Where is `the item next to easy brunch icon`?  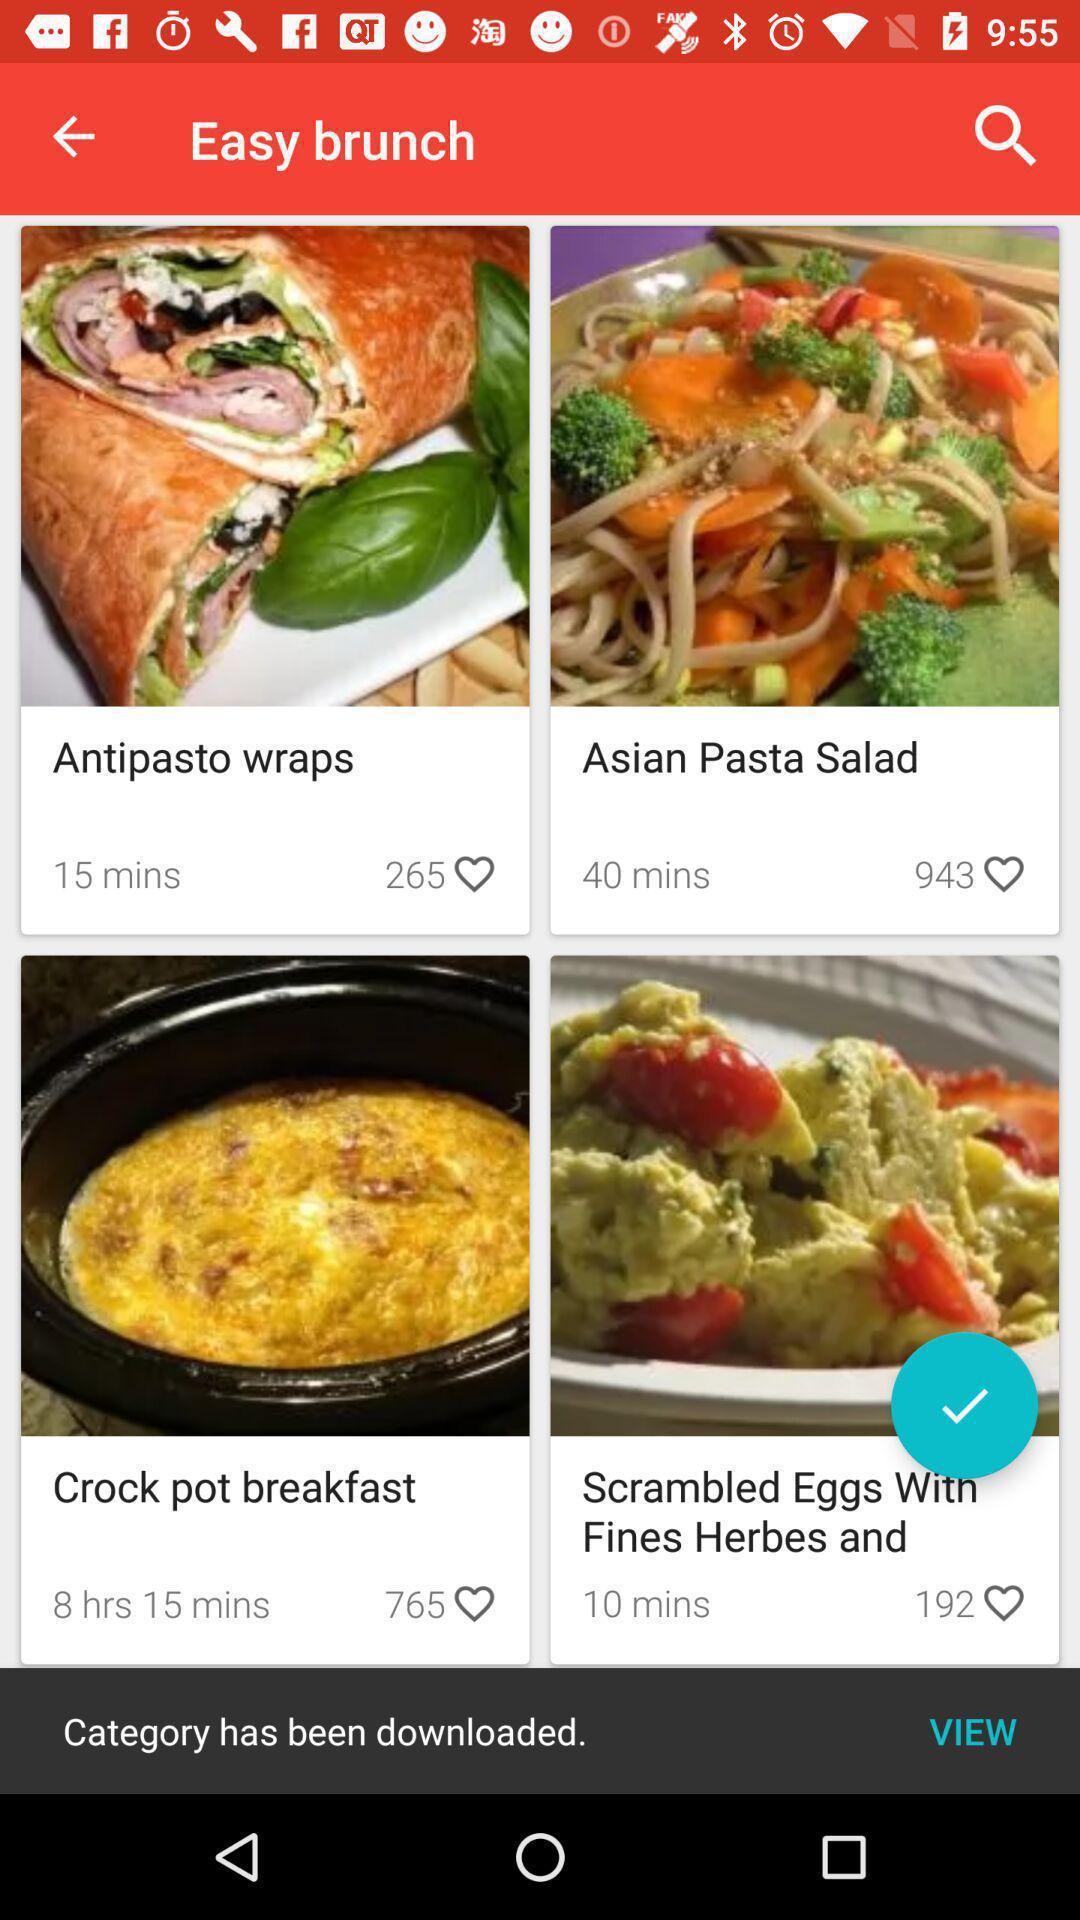
the item next to easy brunch icon is located at coordinates (1006, 135).